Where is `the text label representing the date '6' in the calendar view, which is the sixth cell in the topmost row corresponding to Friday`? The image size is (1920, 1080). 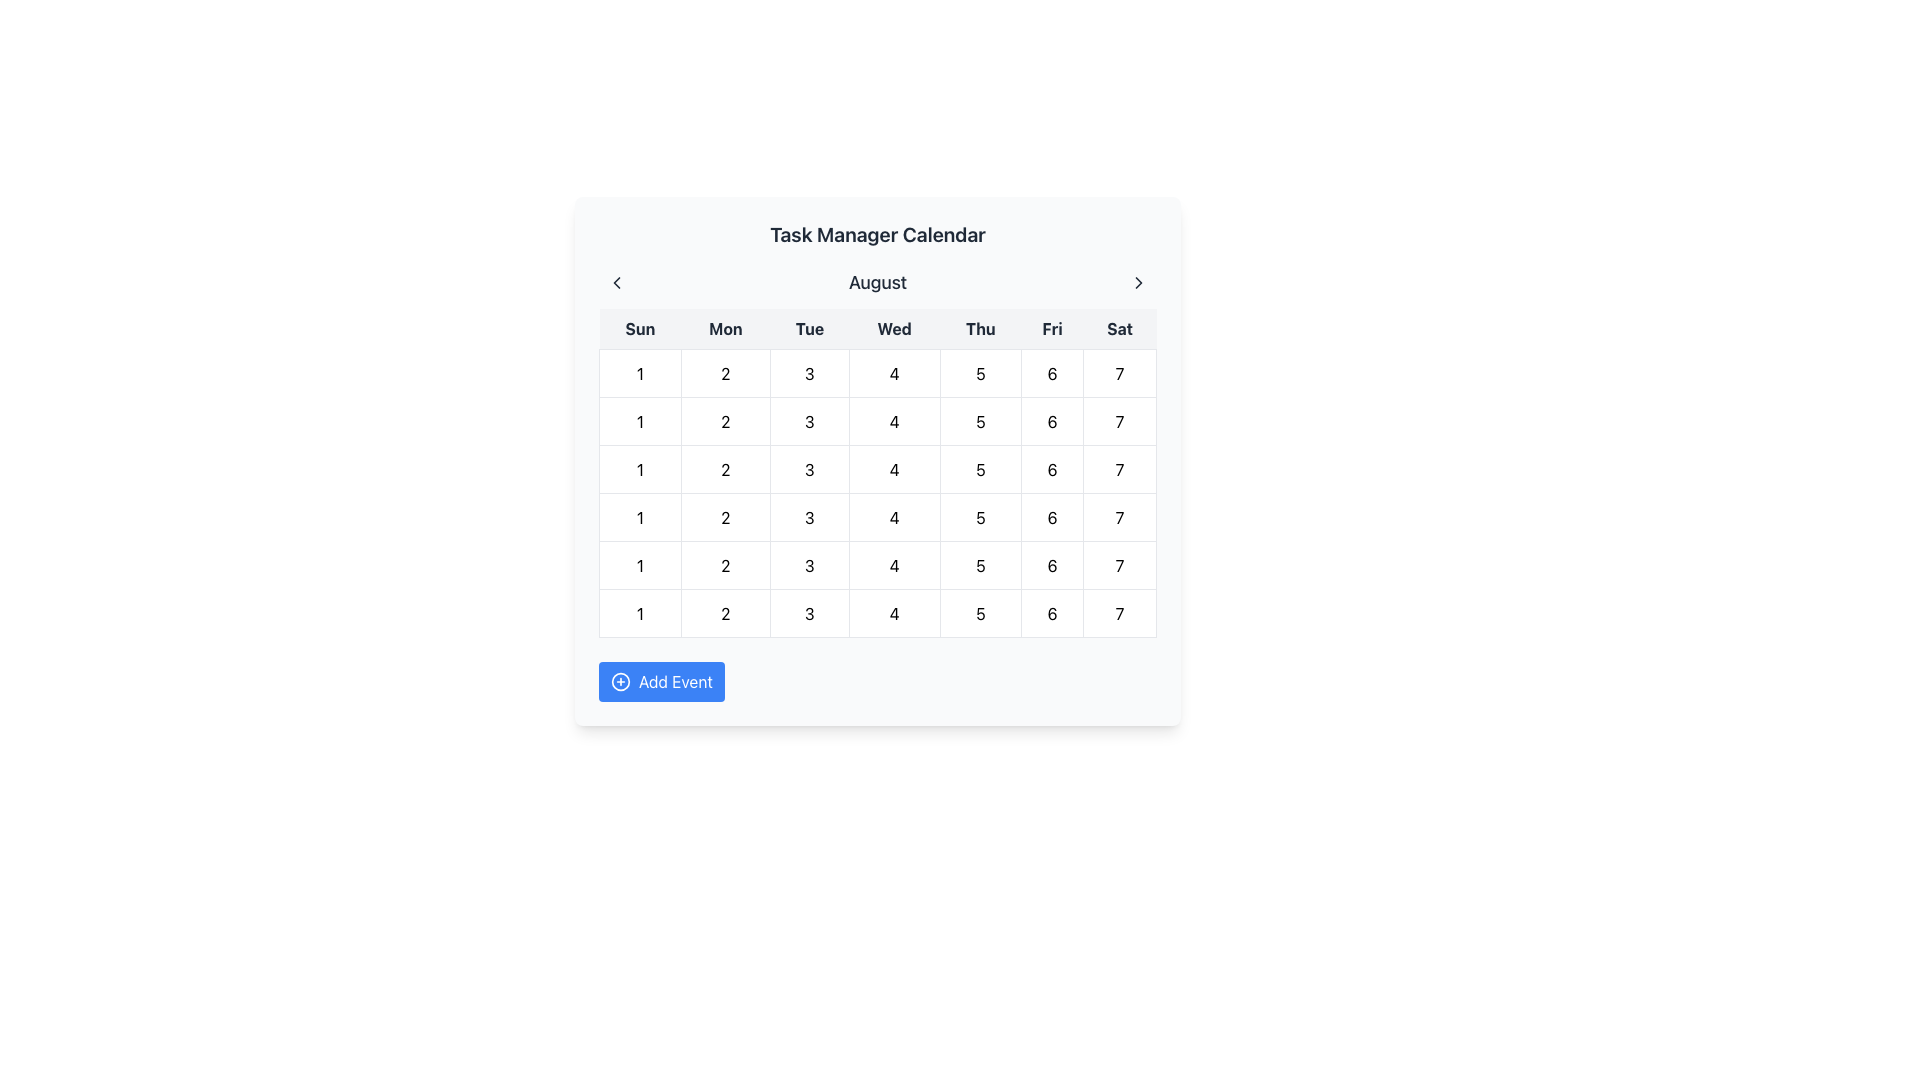 the text label representing the date '6' in the calendar view, which is the sixth cell in the topmost row corresponding to Friday is located at coordinates (1051, 612).